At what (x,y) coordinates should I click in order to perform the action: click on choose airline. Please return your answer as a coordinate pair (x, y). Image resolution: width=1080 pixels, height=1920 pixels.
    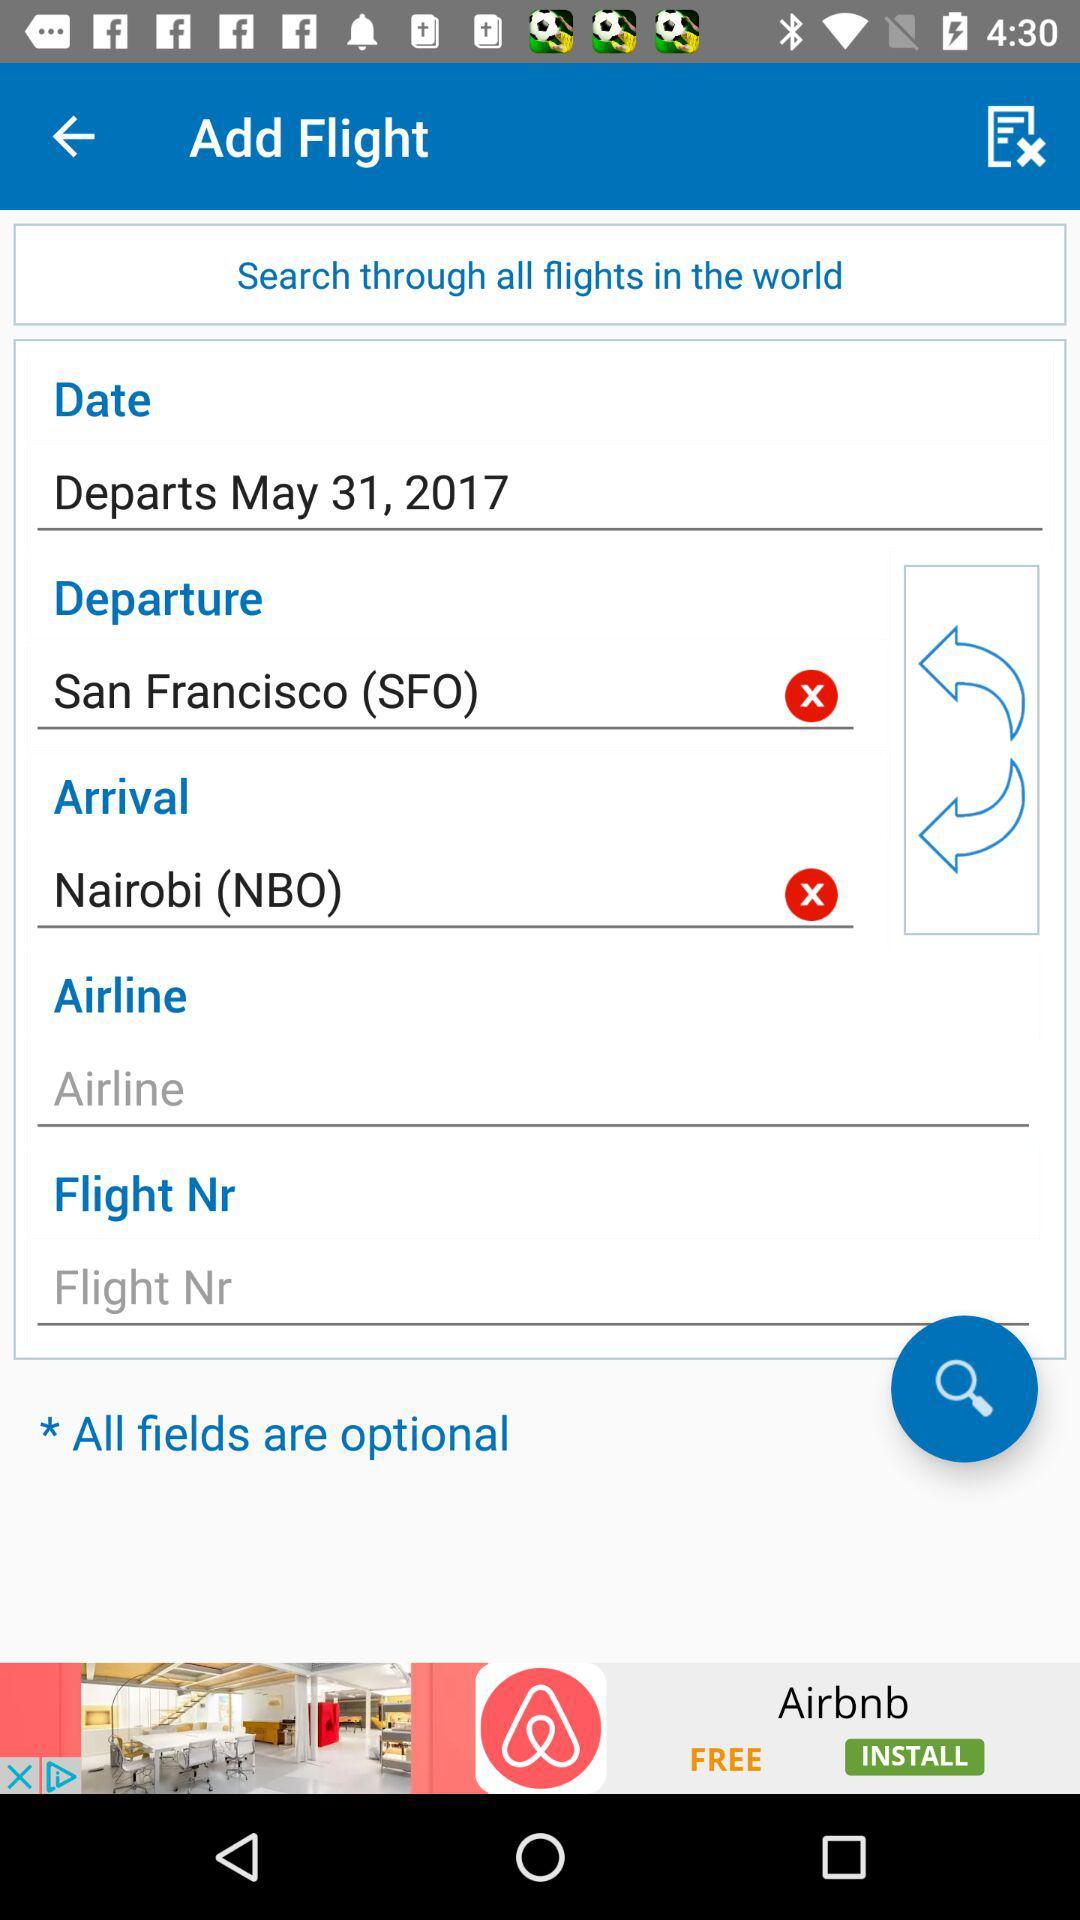
    Looking at the image, I should click on (532, 1092).